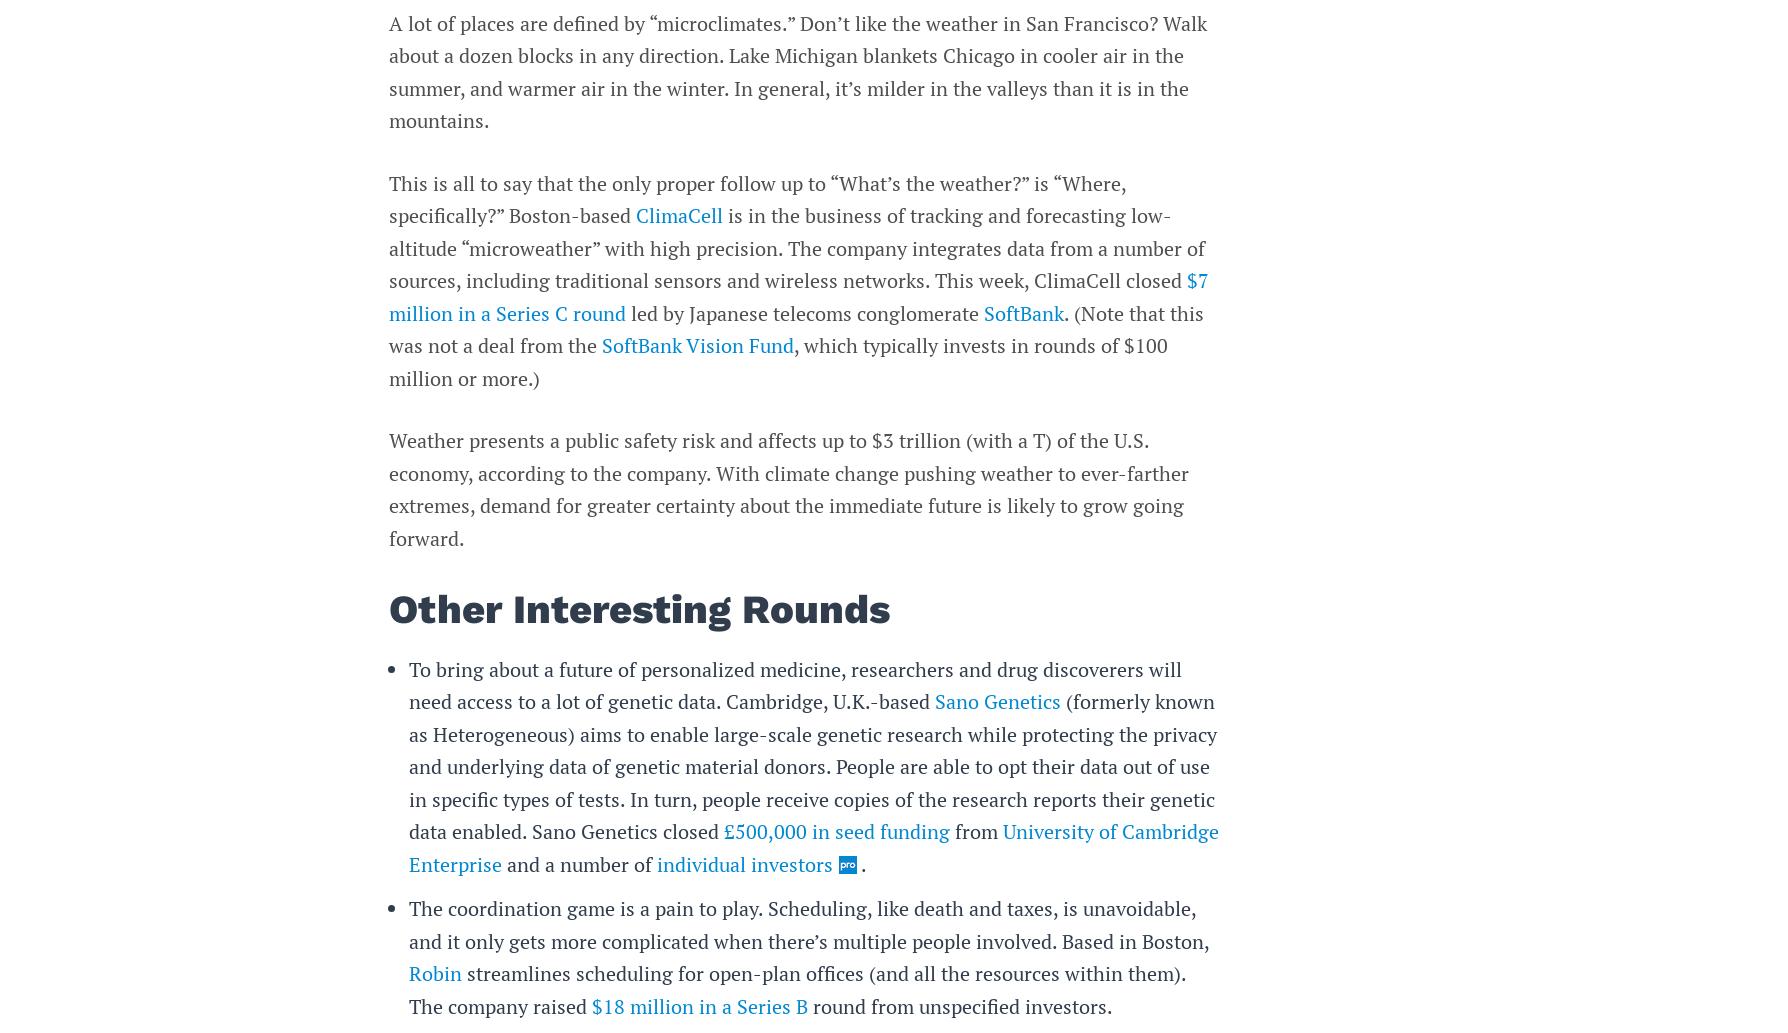 The image size is (1788, 1033). Describe the element at coordinates (803, 311) in the screenshot. I see `'led by Japanese telecoms conglomerate'` at that location.